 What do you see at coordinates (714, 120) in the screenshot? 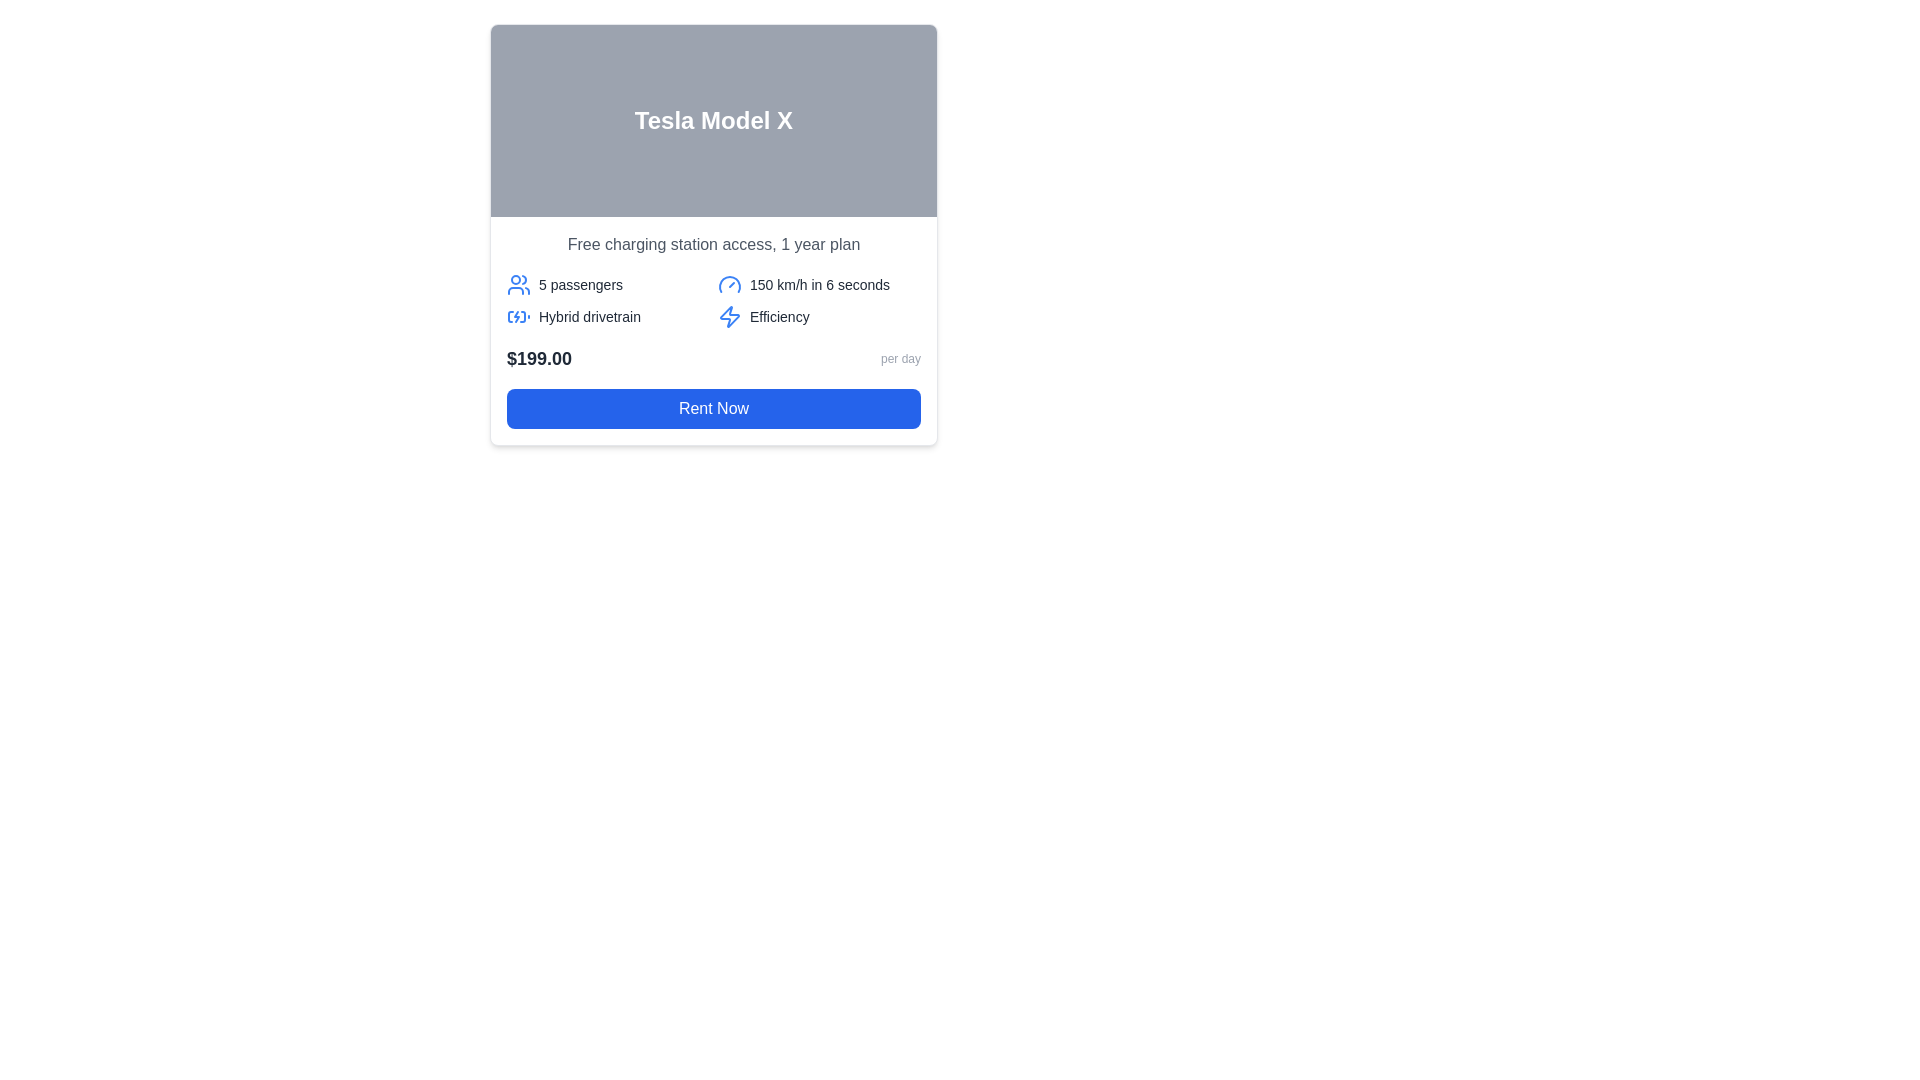
I see `title text element indicating the name of the product, which is 'Tesla Model X', located at the top of the card` at bounding box center [714, 120].